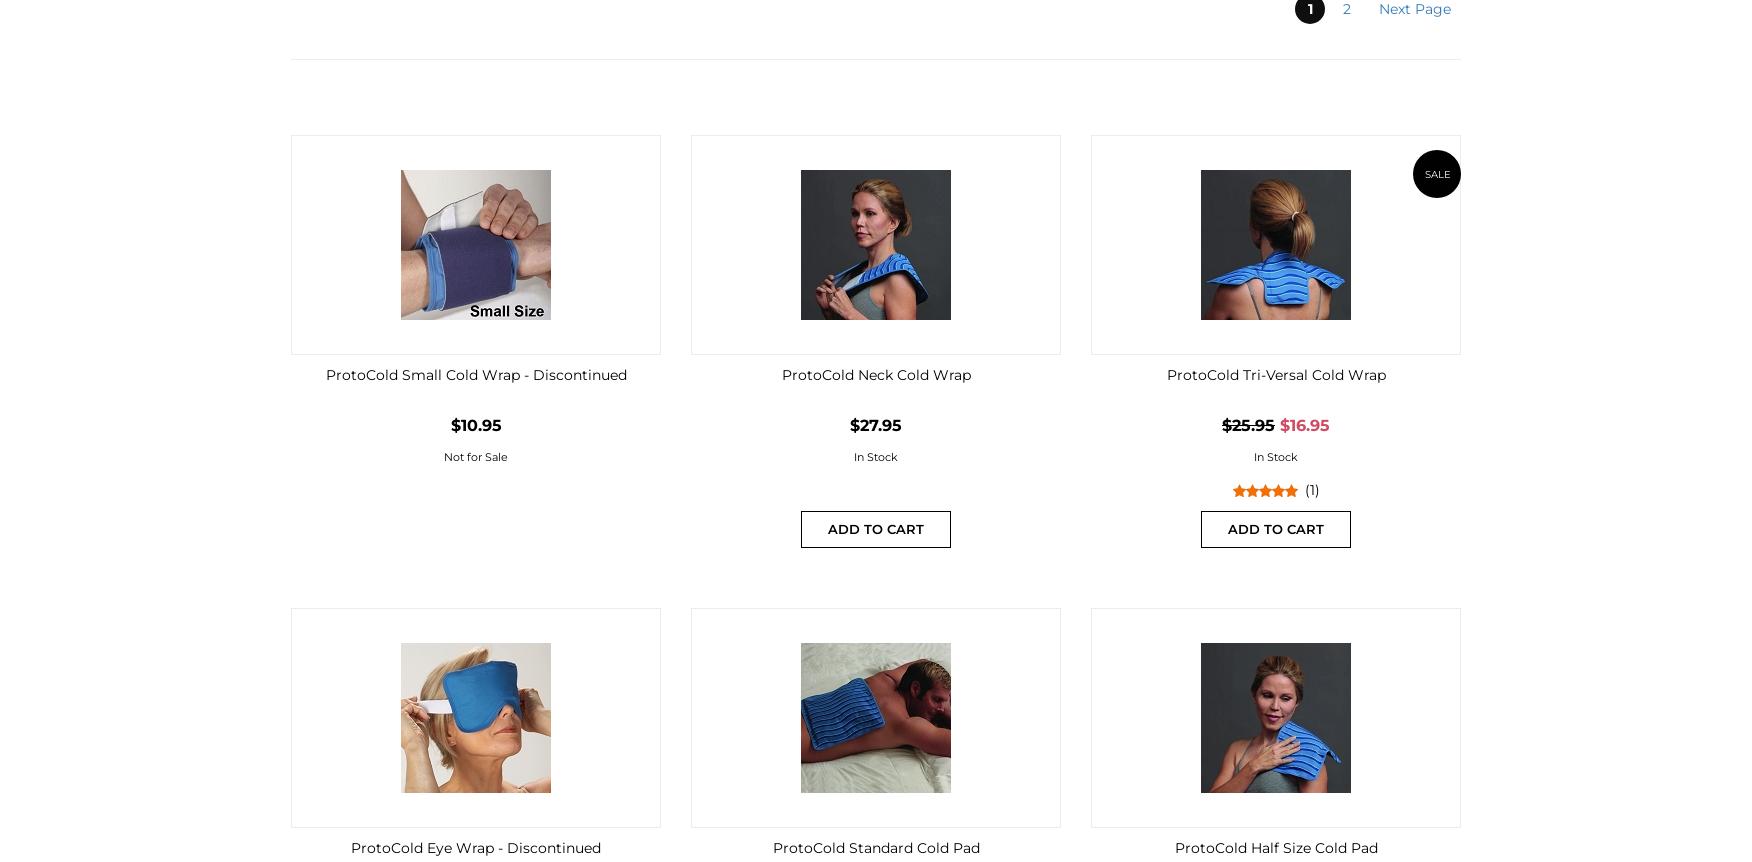 Image resolution: width=1752 pixels, height=862 pixels. What do you see at coordinates (443, 457) in the screenshot?
I see `'Not for Sale'` at bounding box center [443, 457].